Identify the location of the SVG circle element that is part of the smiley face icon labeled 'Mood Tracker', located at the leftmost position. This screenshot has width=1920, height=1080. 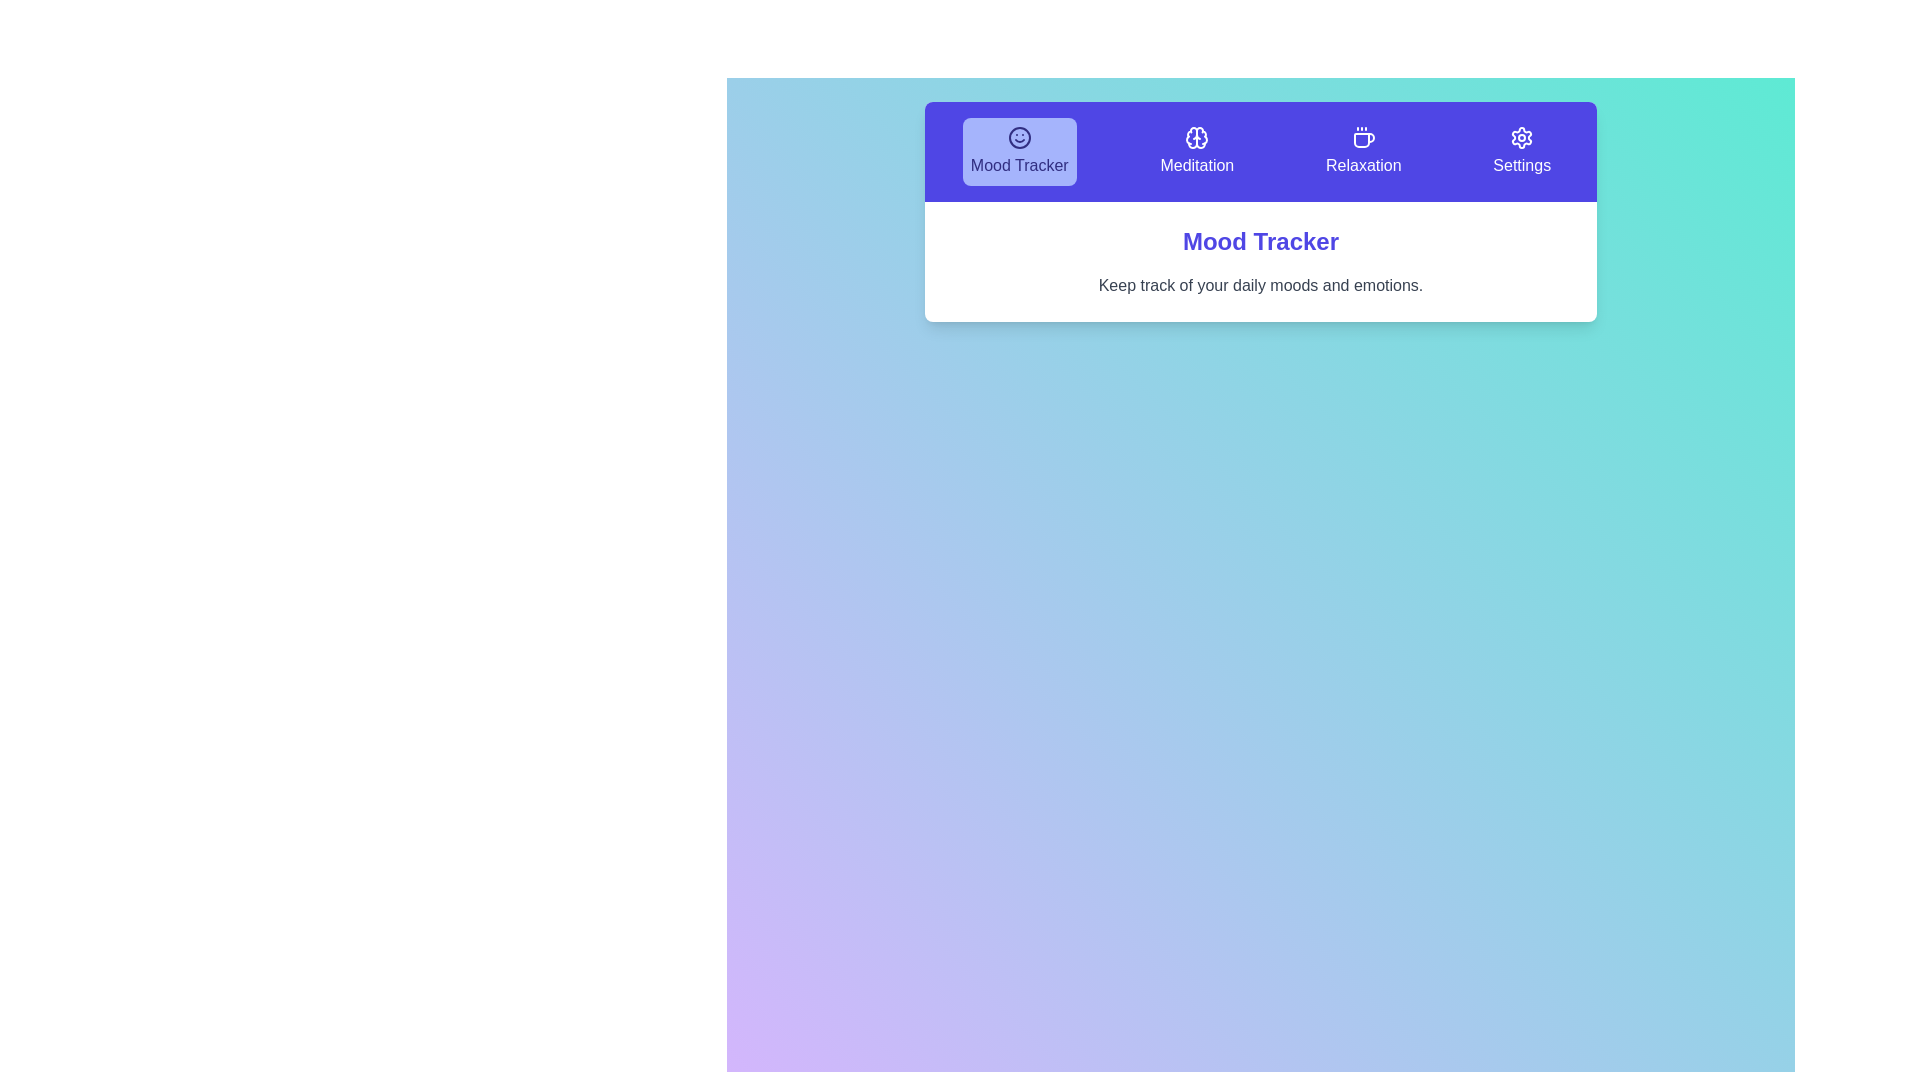
(1019, 137).